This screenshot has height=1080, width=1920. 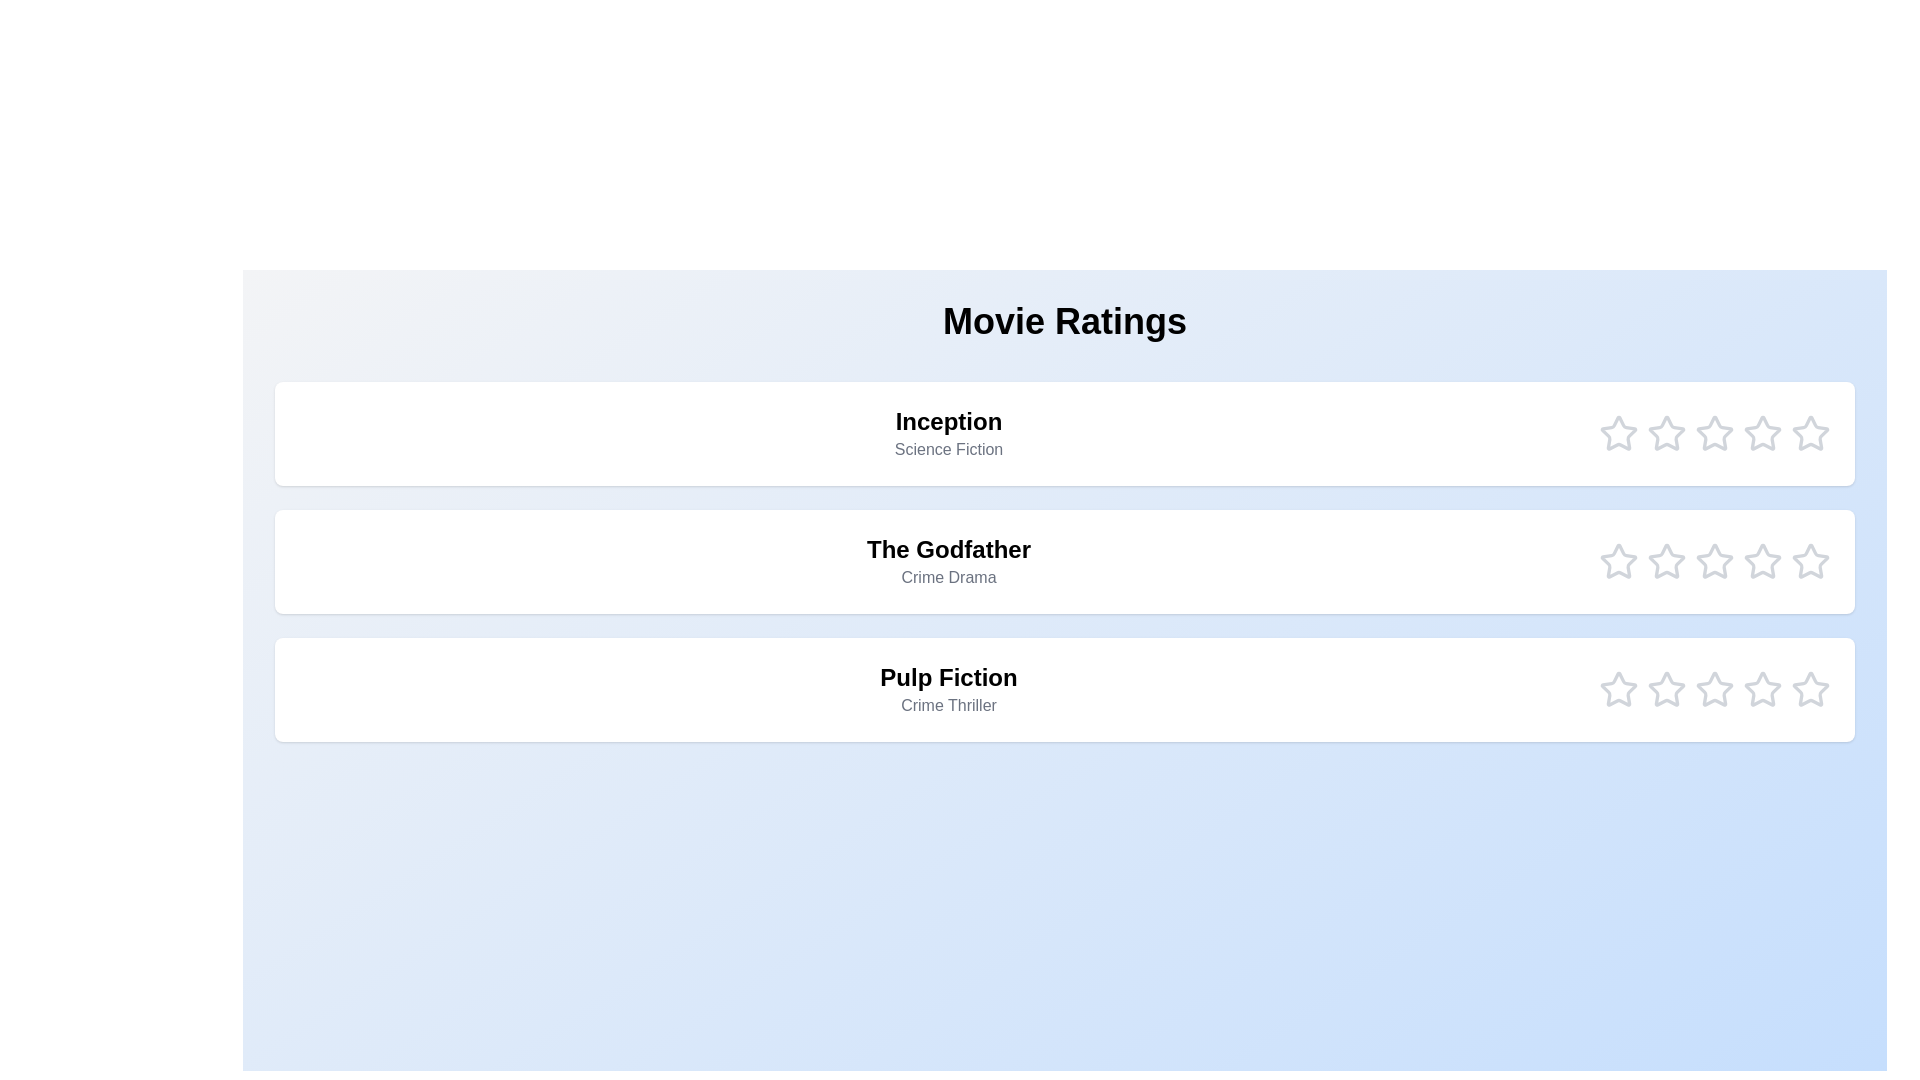 I want to click on the movie title to view its details, so click(x=948, y=433).